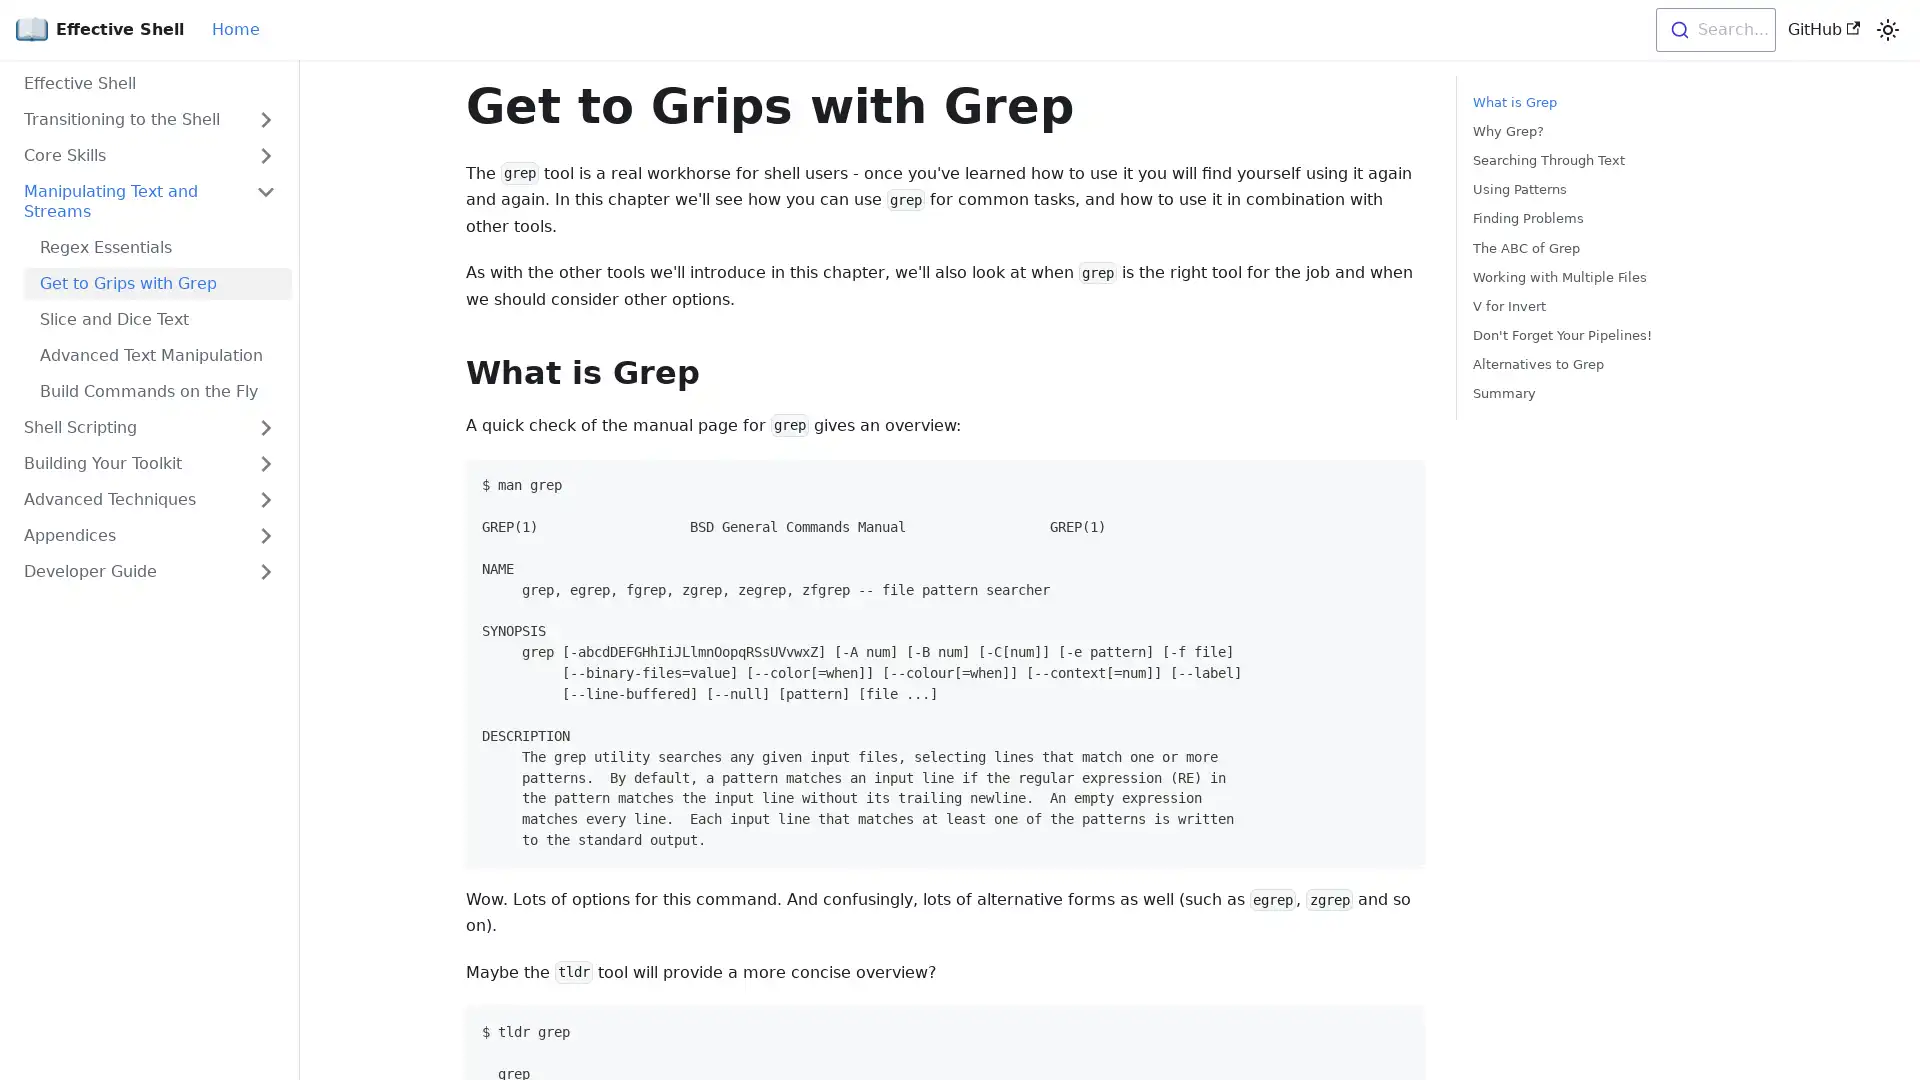 The height and width of the screenshot is (1080, 1920). What do you see at coordinates (264, 201) in the screenshot?
I see `Toggle the collapsible sidebar category 'Manipulating Text and Streams'` at bounding box center [264, 201].